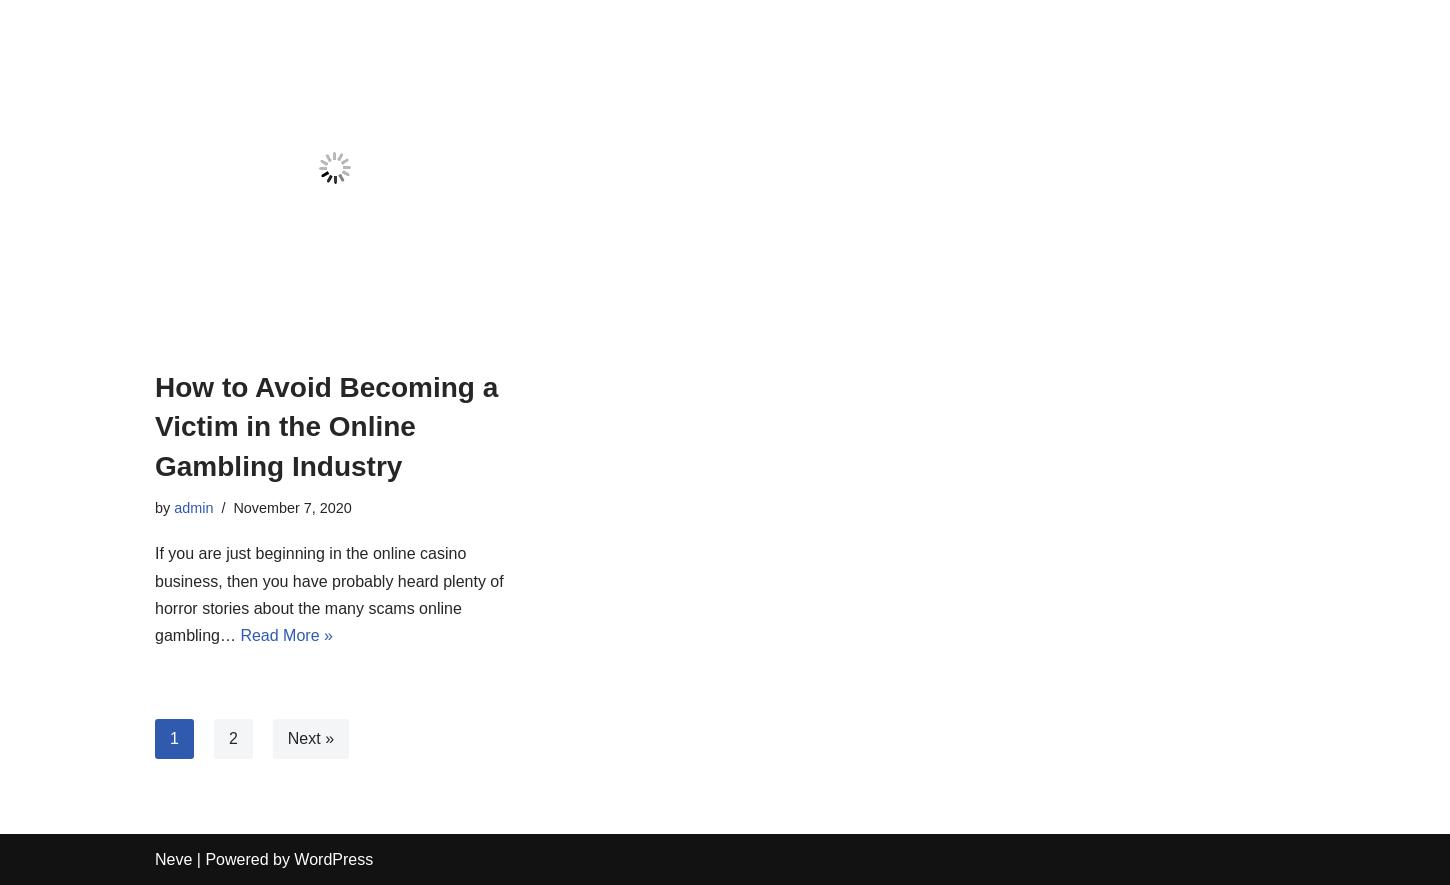  Describe the element at coordinates (285, 633) in the screenshot. I see `'Read More »'` at that location.